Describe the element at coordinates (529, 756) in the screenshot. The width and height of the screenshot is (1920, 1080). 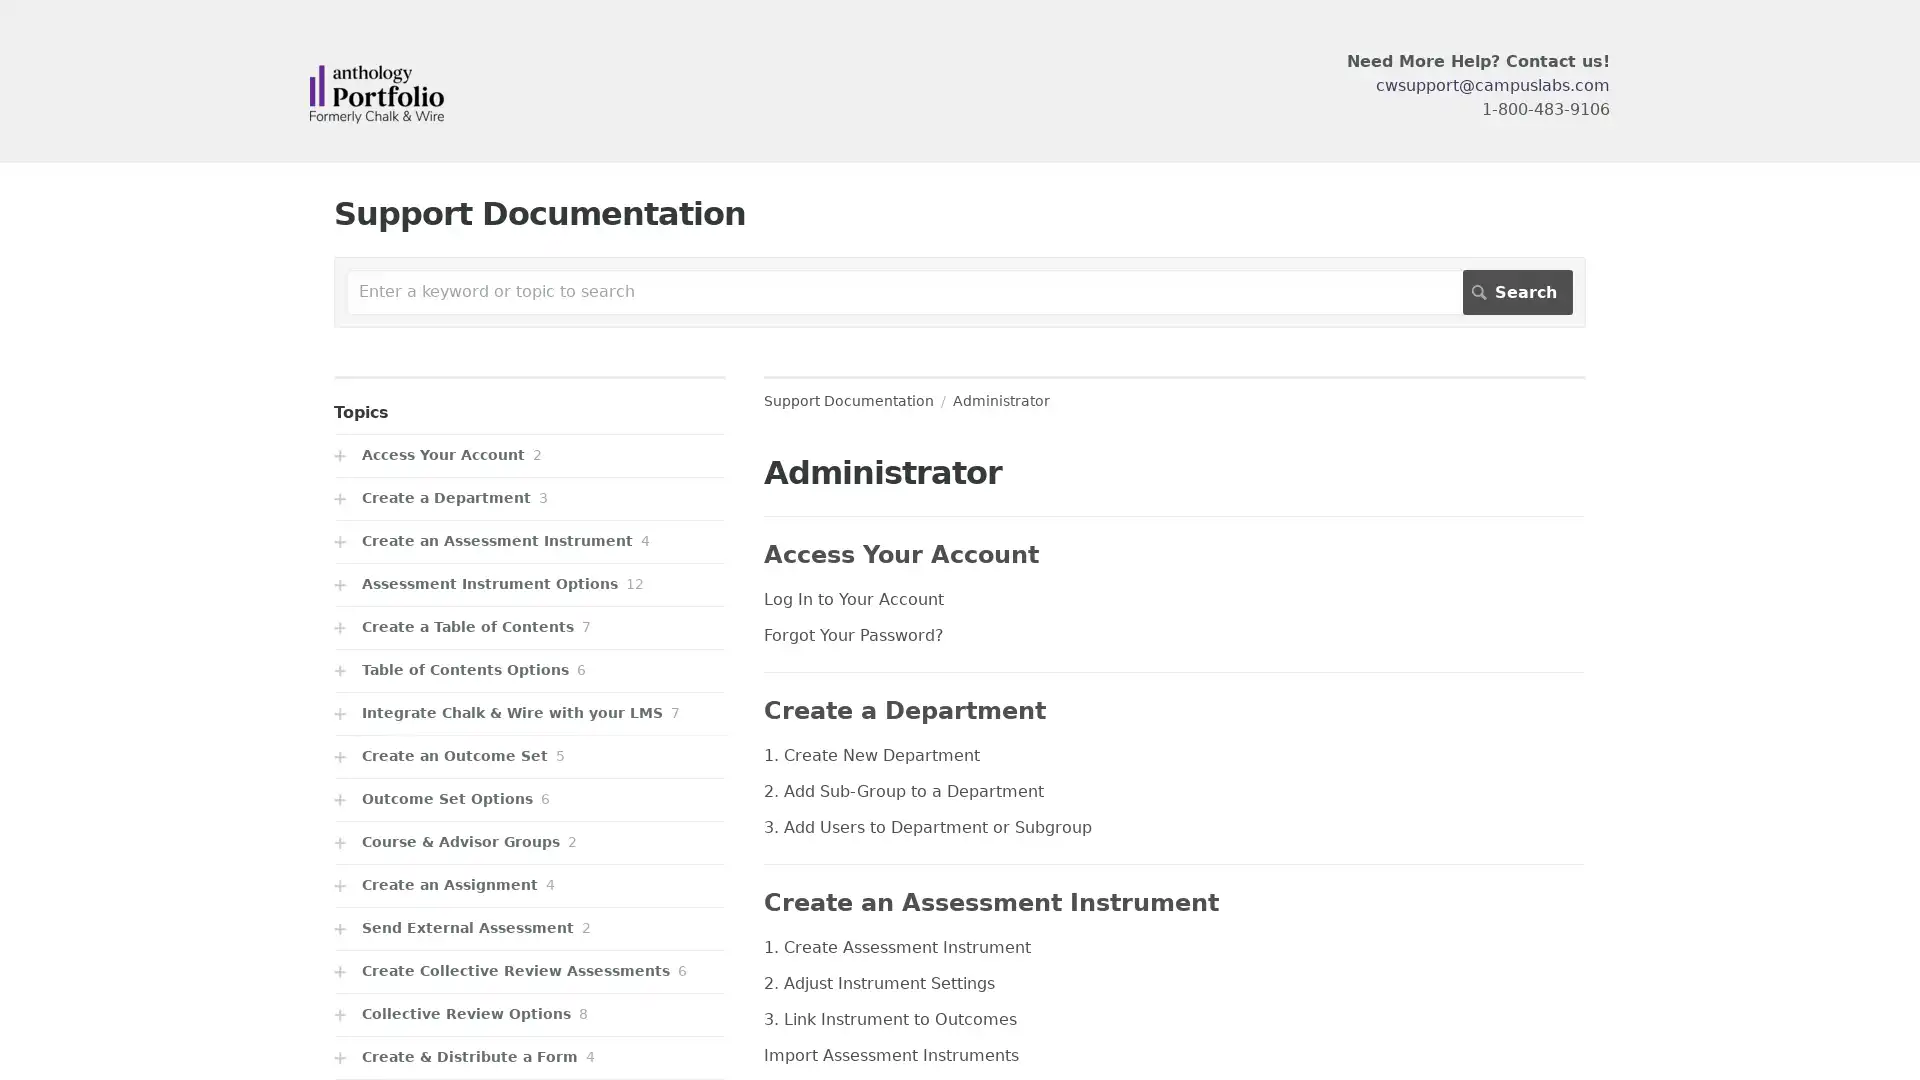
I see `Create an Outcome Set 5` at that location.